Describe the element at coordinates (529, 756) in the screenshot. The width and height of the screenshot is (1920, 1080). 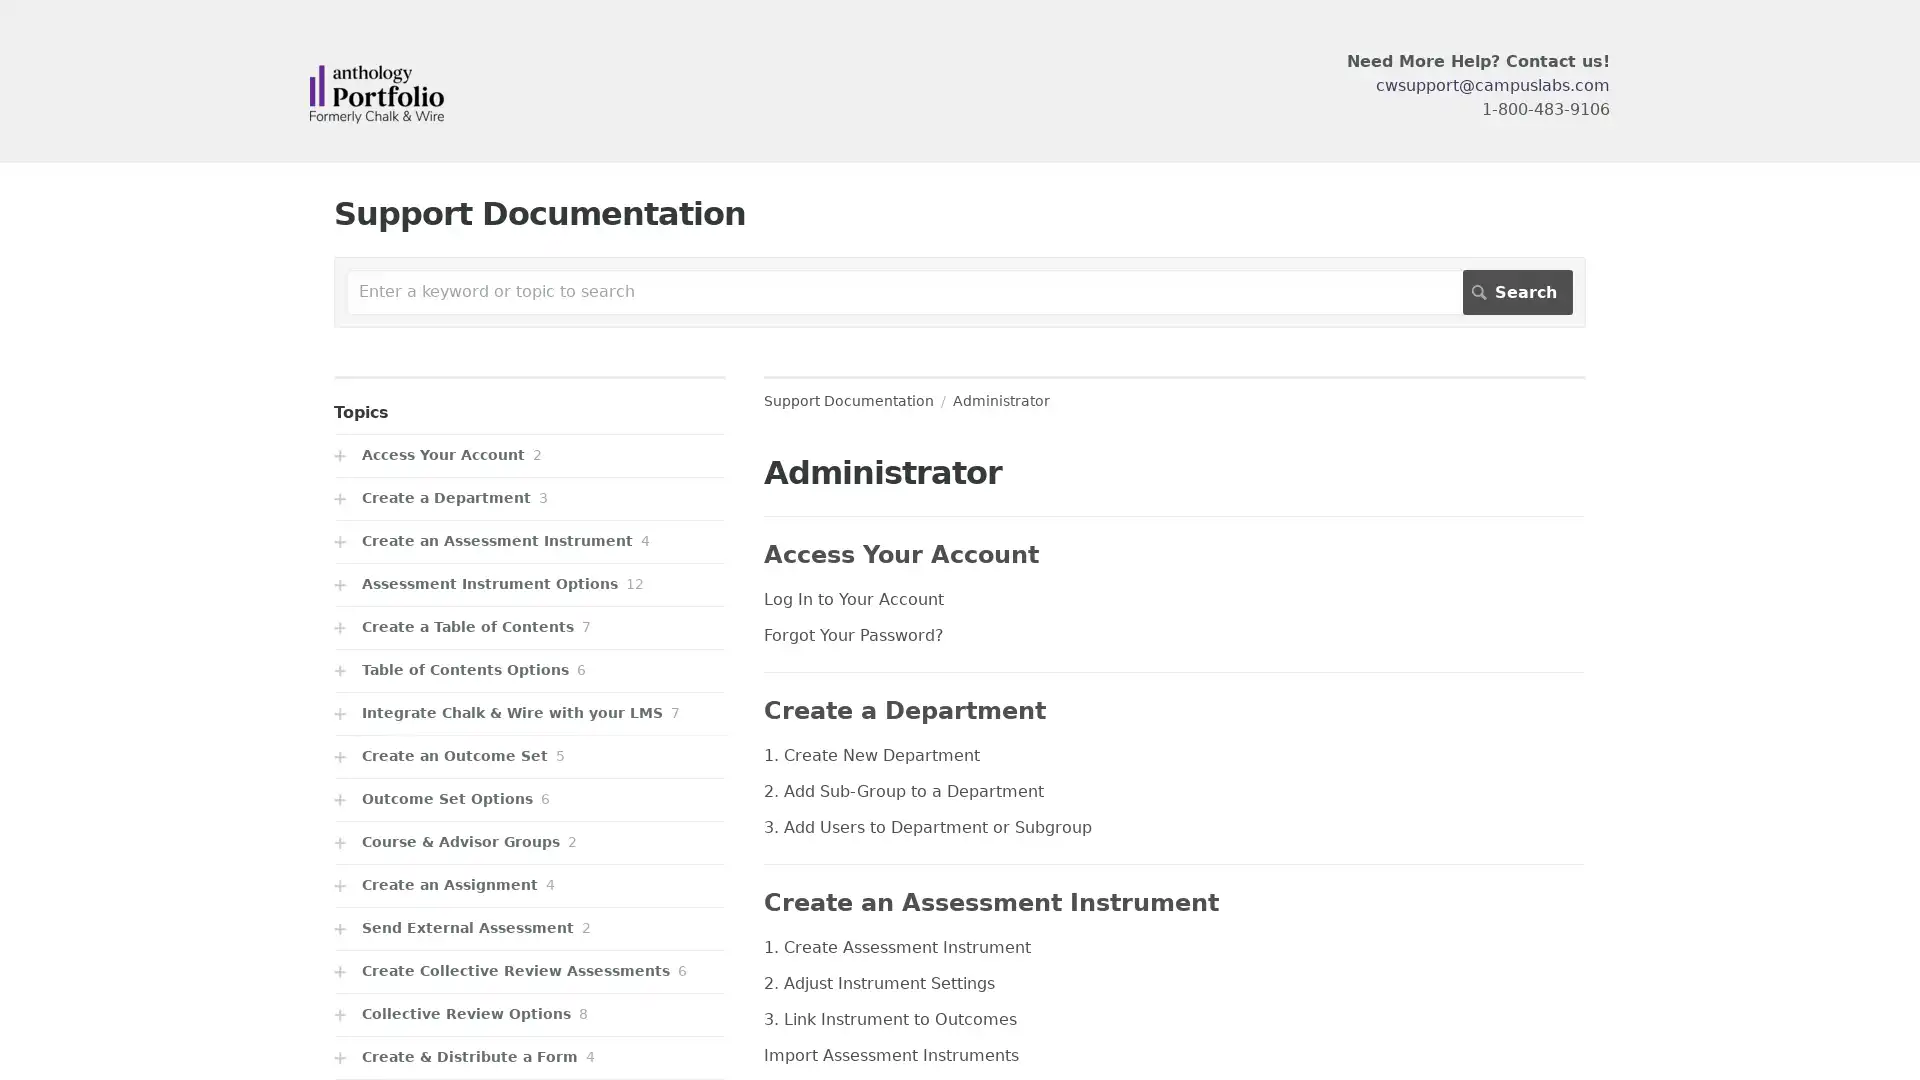
I see `Create an Outcome Set 5` at that location.